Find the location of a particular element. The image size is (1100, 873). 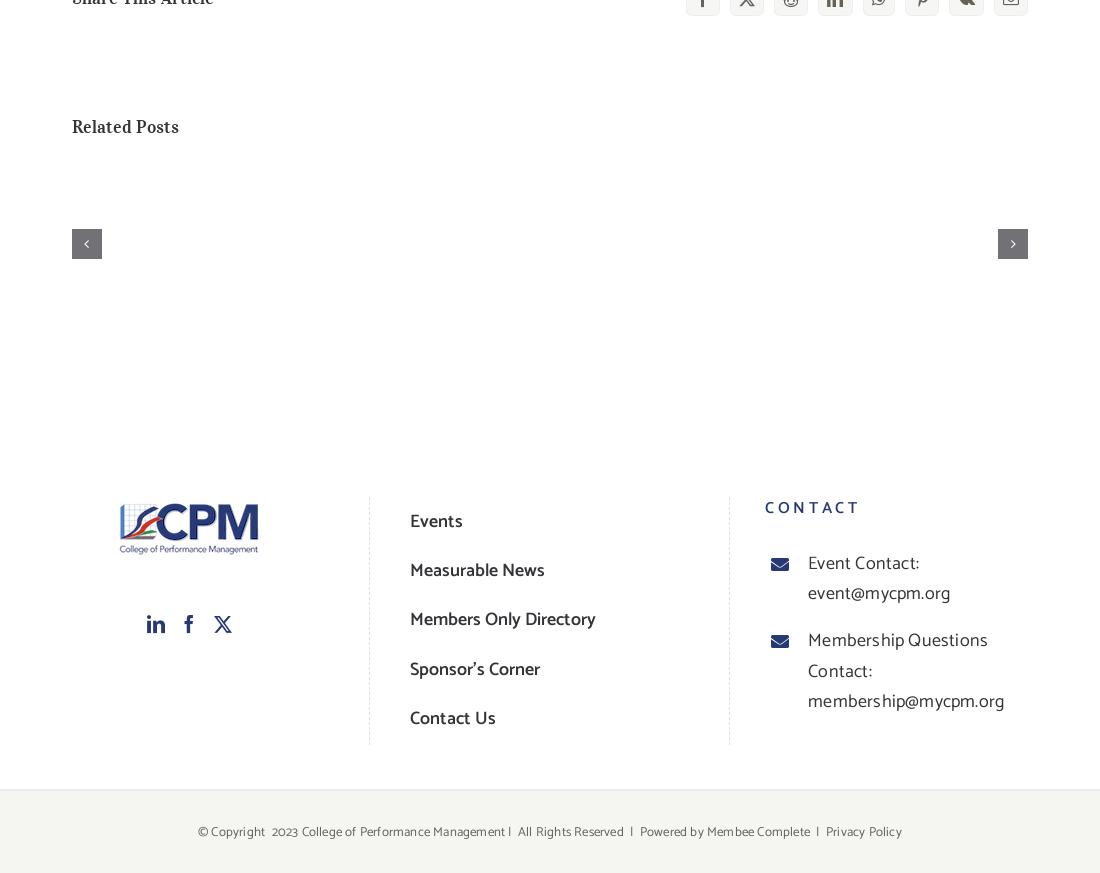

'Membership Questions Contact: membership@mycpm.org' is located at coordinates (905, 671).